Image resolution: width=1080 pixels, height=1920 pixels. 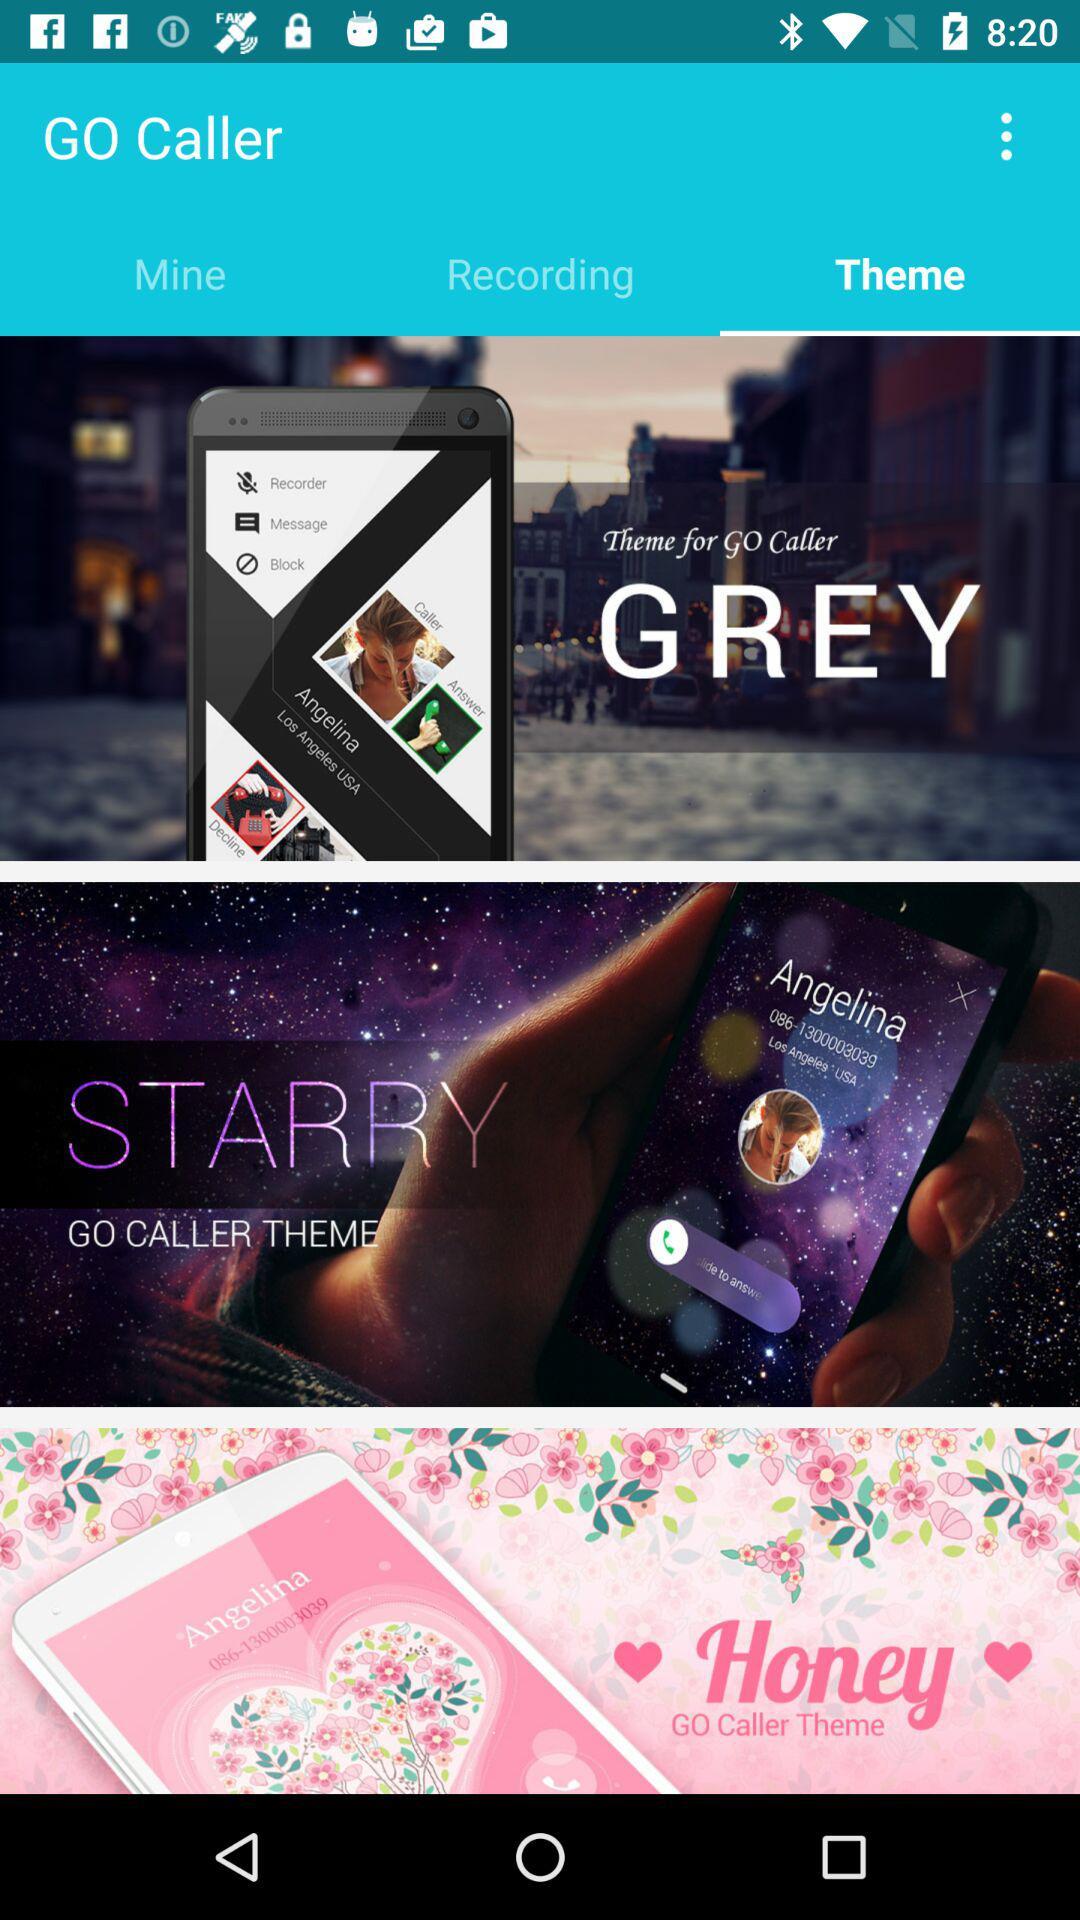 I want to click on the item to the right of the recording, so click(x=898, y=272).